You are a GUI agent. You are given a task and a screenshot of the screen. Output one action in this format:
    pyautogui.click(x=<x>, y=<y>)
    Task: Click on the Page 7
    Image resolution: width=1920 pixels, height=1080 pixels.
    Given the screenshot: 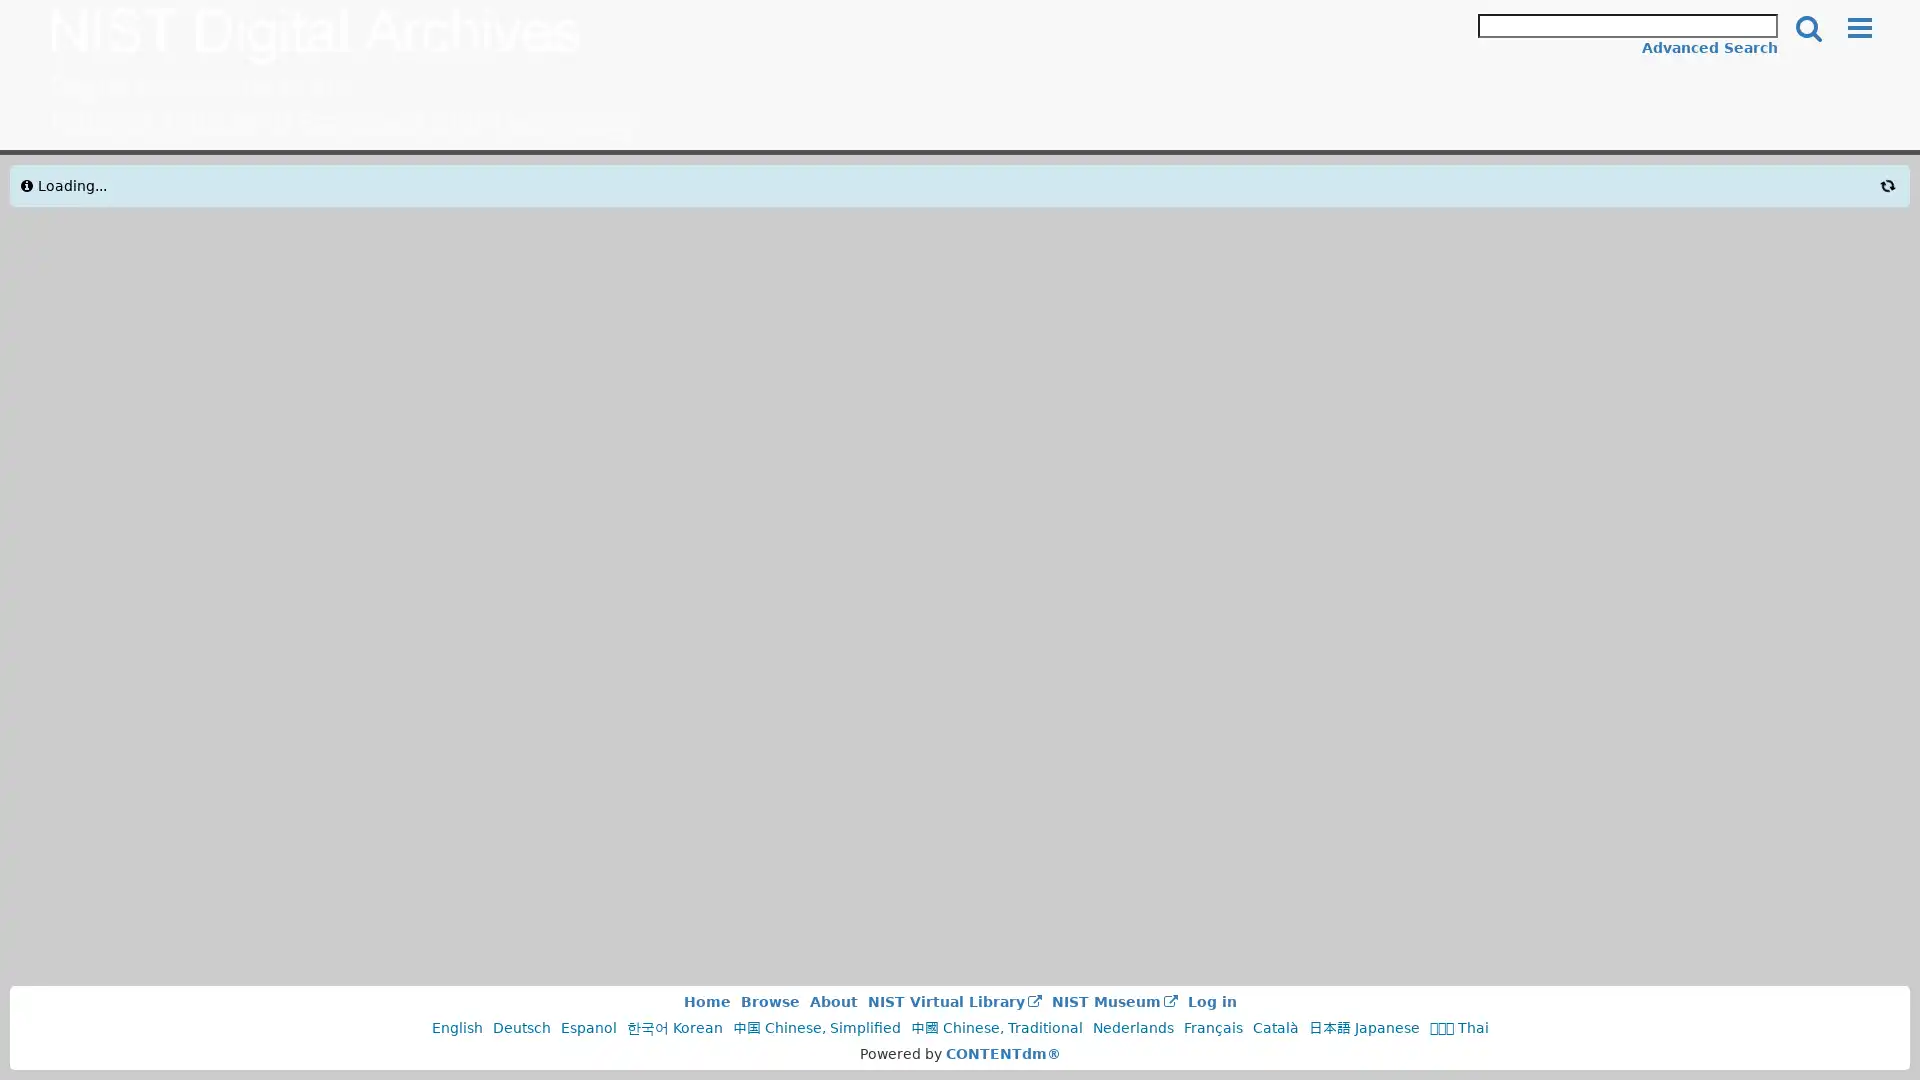 What is the action you would take?
    pyautogui.click(x=1300, y=350)
    